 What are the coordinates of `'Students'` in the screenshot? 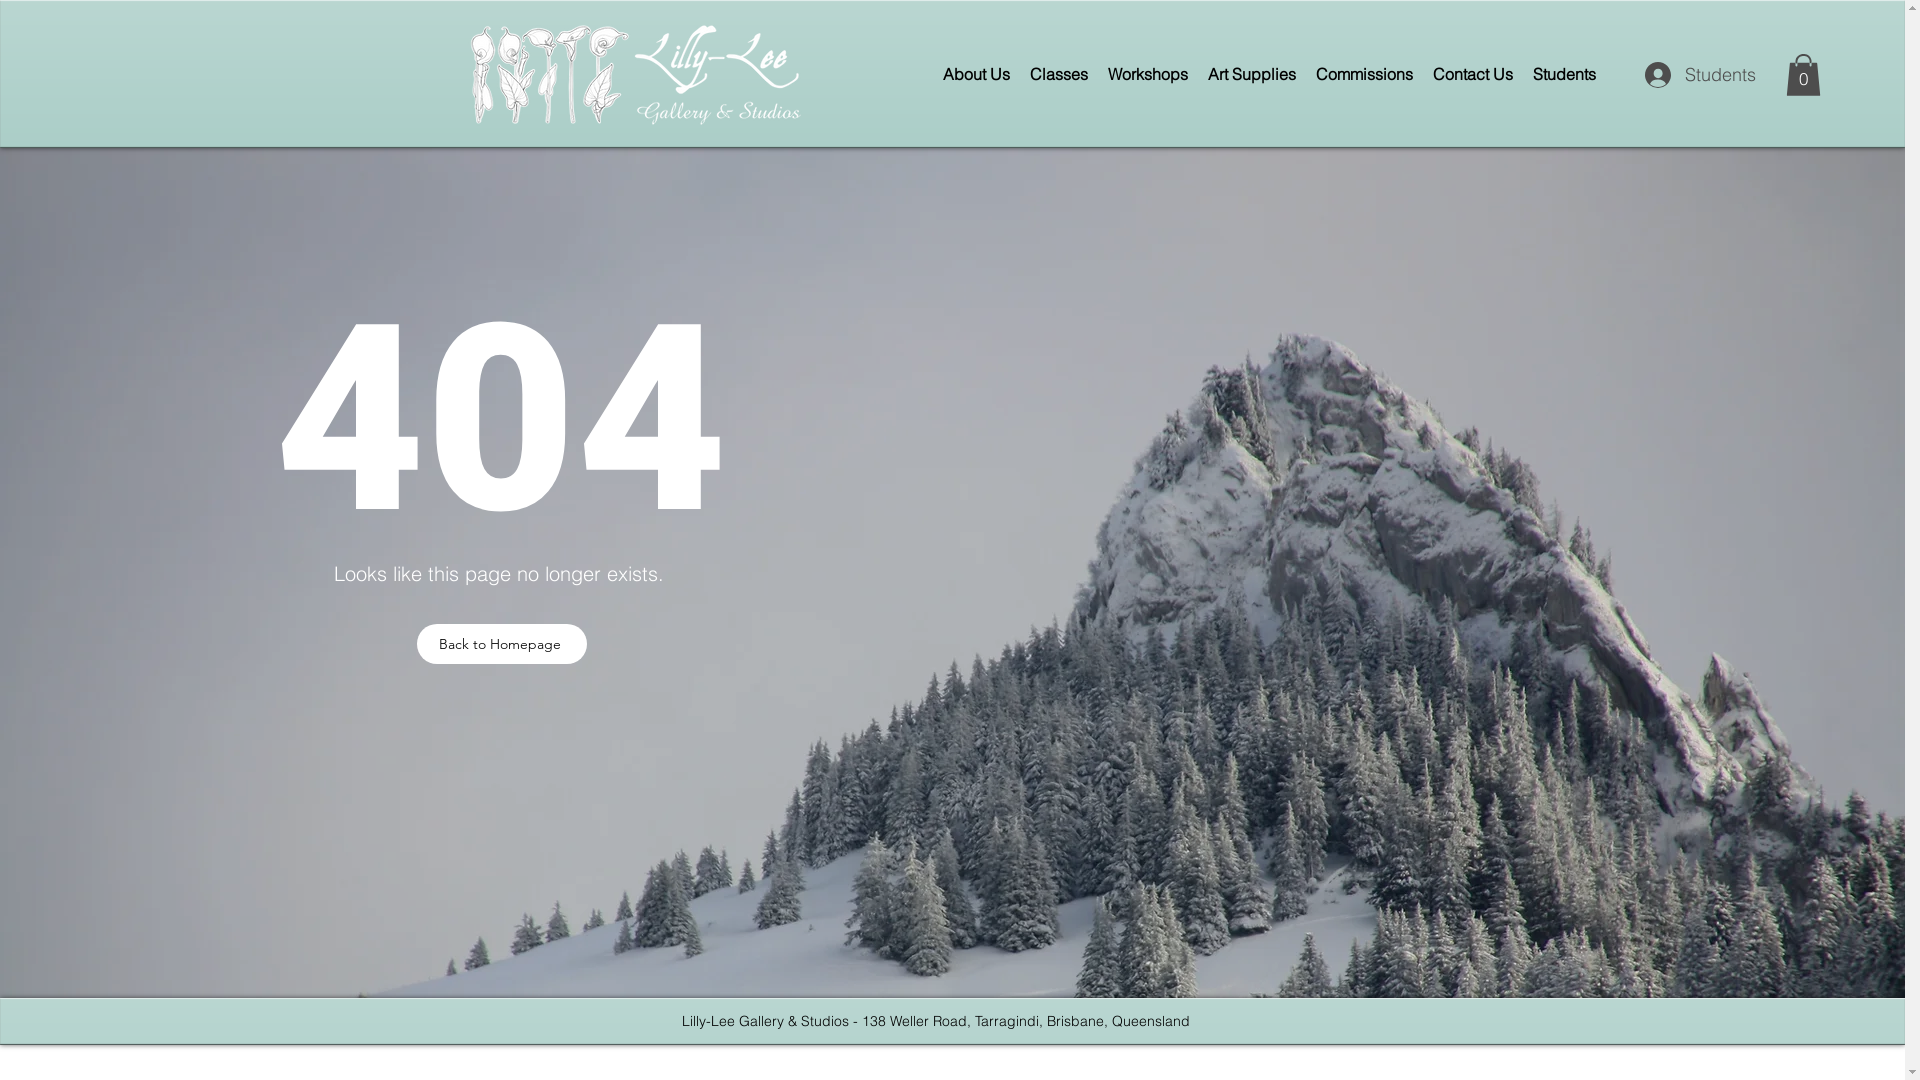 It's located at (1689, 73).